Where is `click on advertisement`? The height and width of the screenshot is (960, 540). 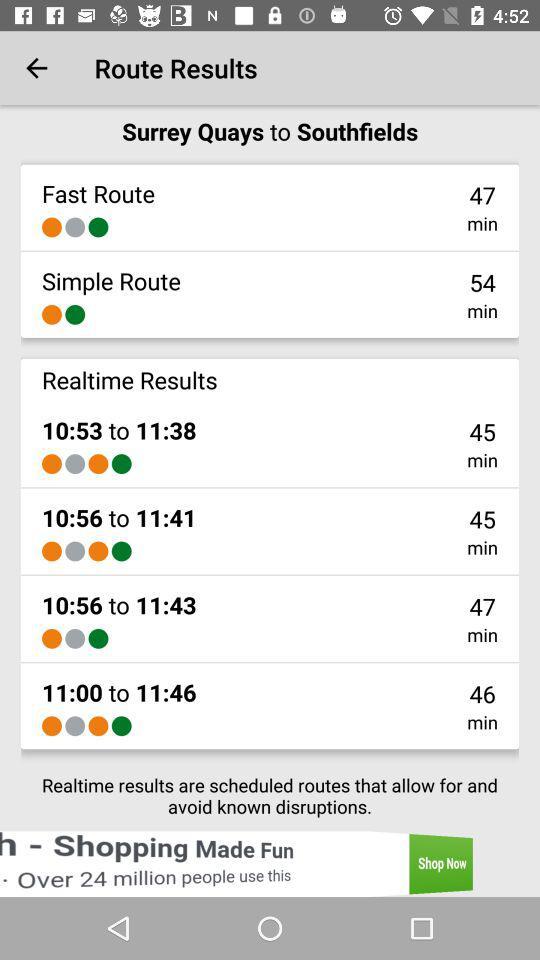
click on advertisement is located at coordinates (270, 863).